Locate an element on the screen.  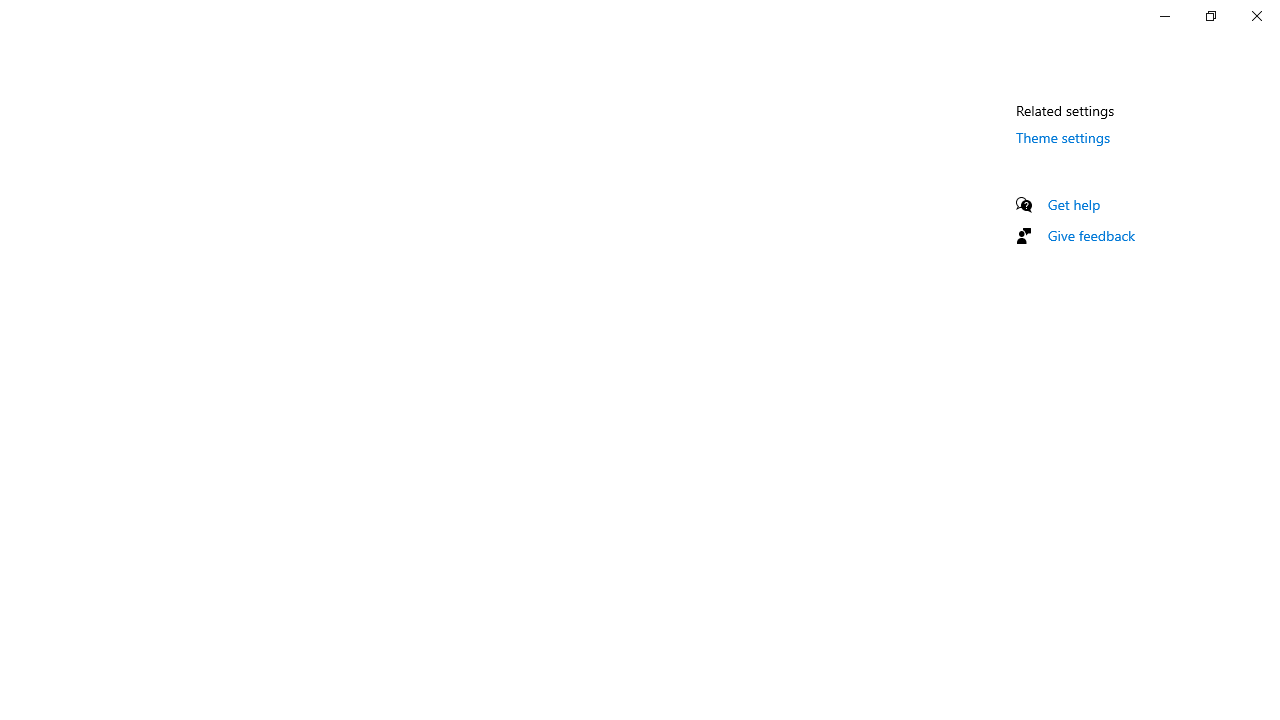
'Minimize Settings' is located at coordinates (1164, 15).